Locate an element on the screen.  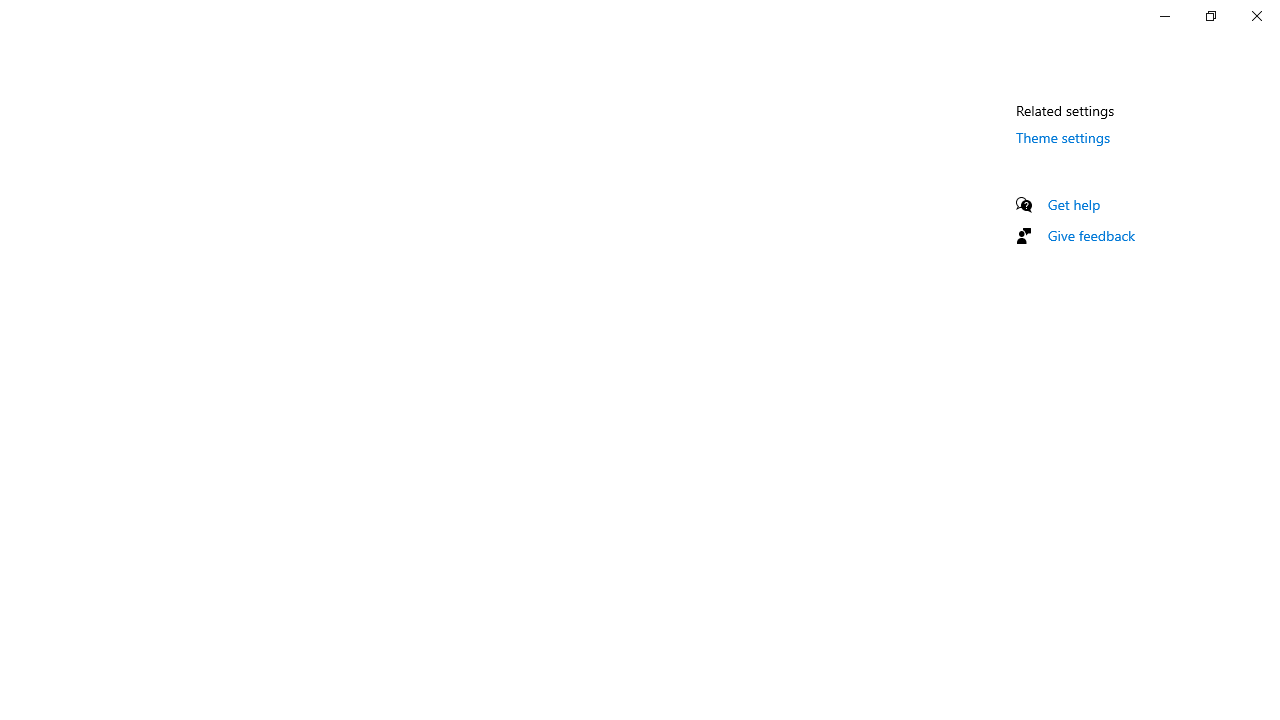
'Minimize Settings' is located at coordinates (1164, 15).